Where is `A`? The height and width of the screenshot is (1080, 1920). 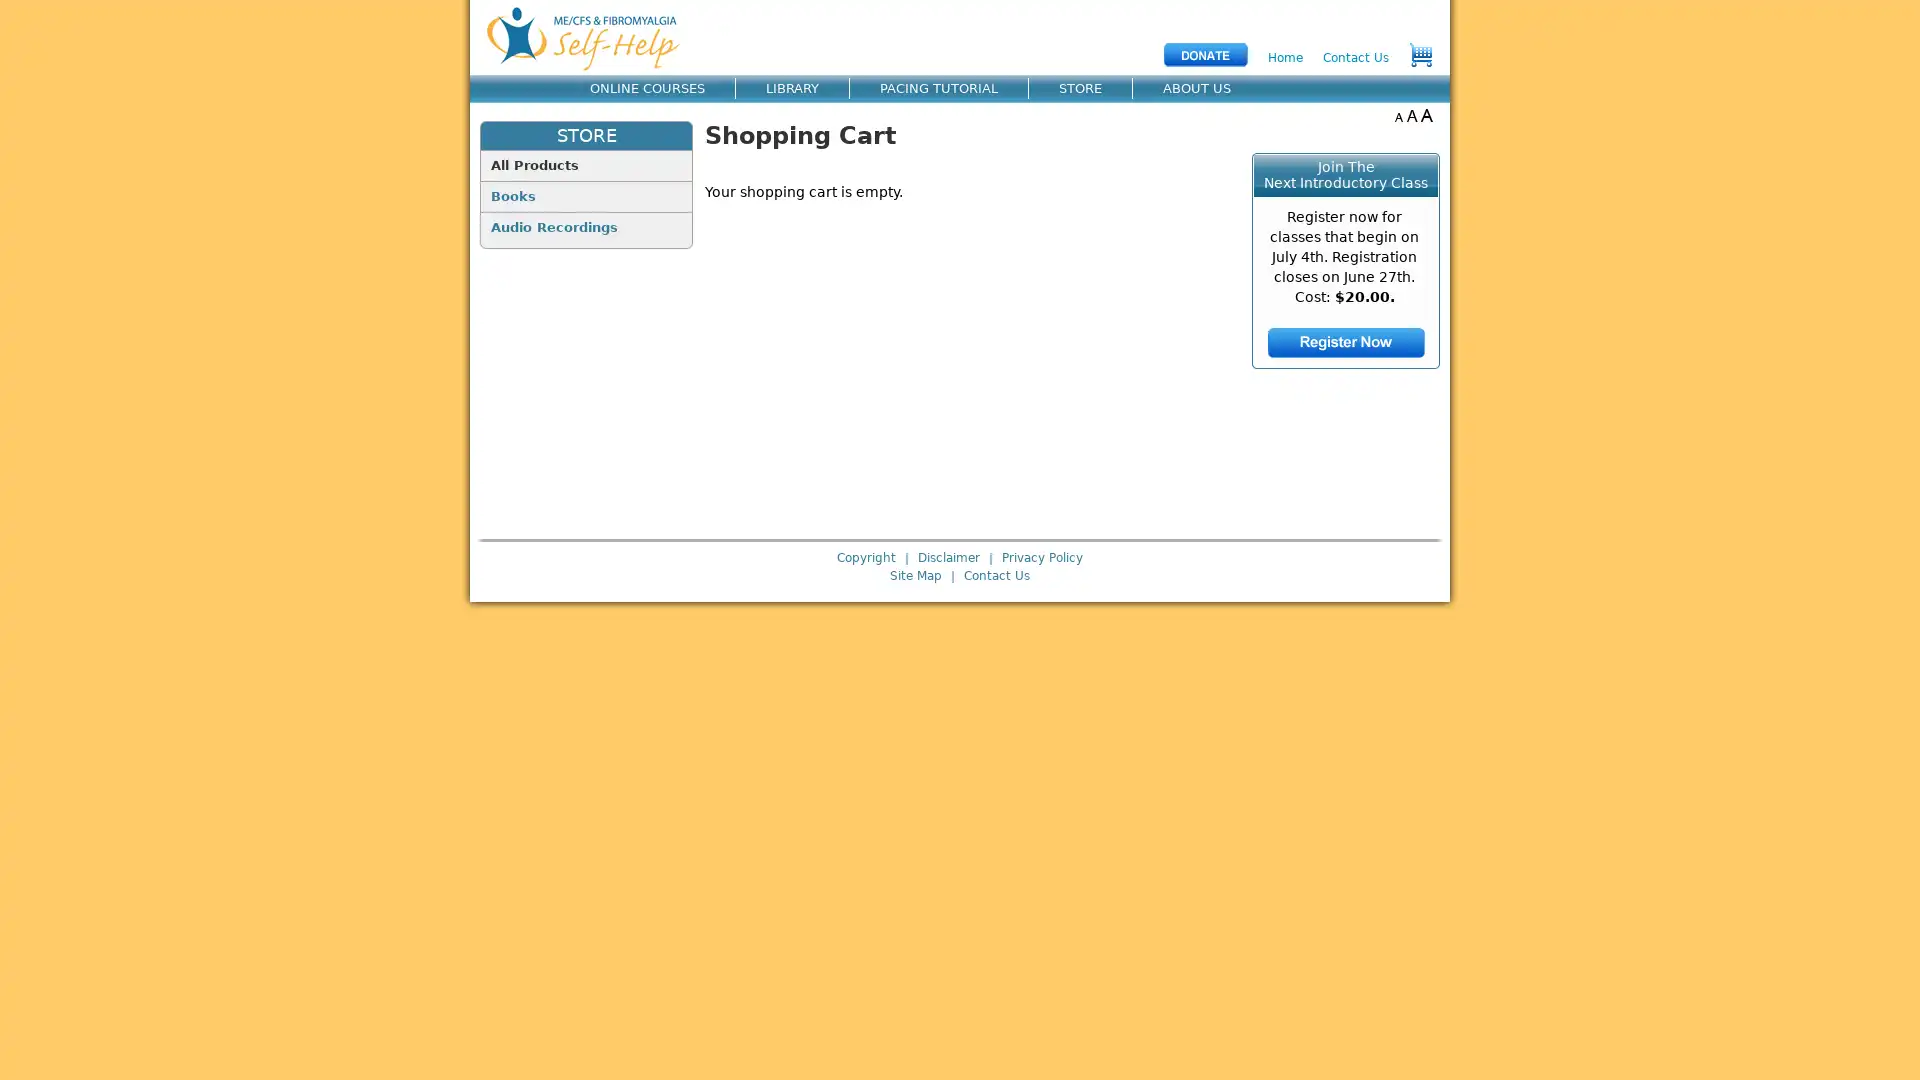 A is located at coordinates (1411, 115).